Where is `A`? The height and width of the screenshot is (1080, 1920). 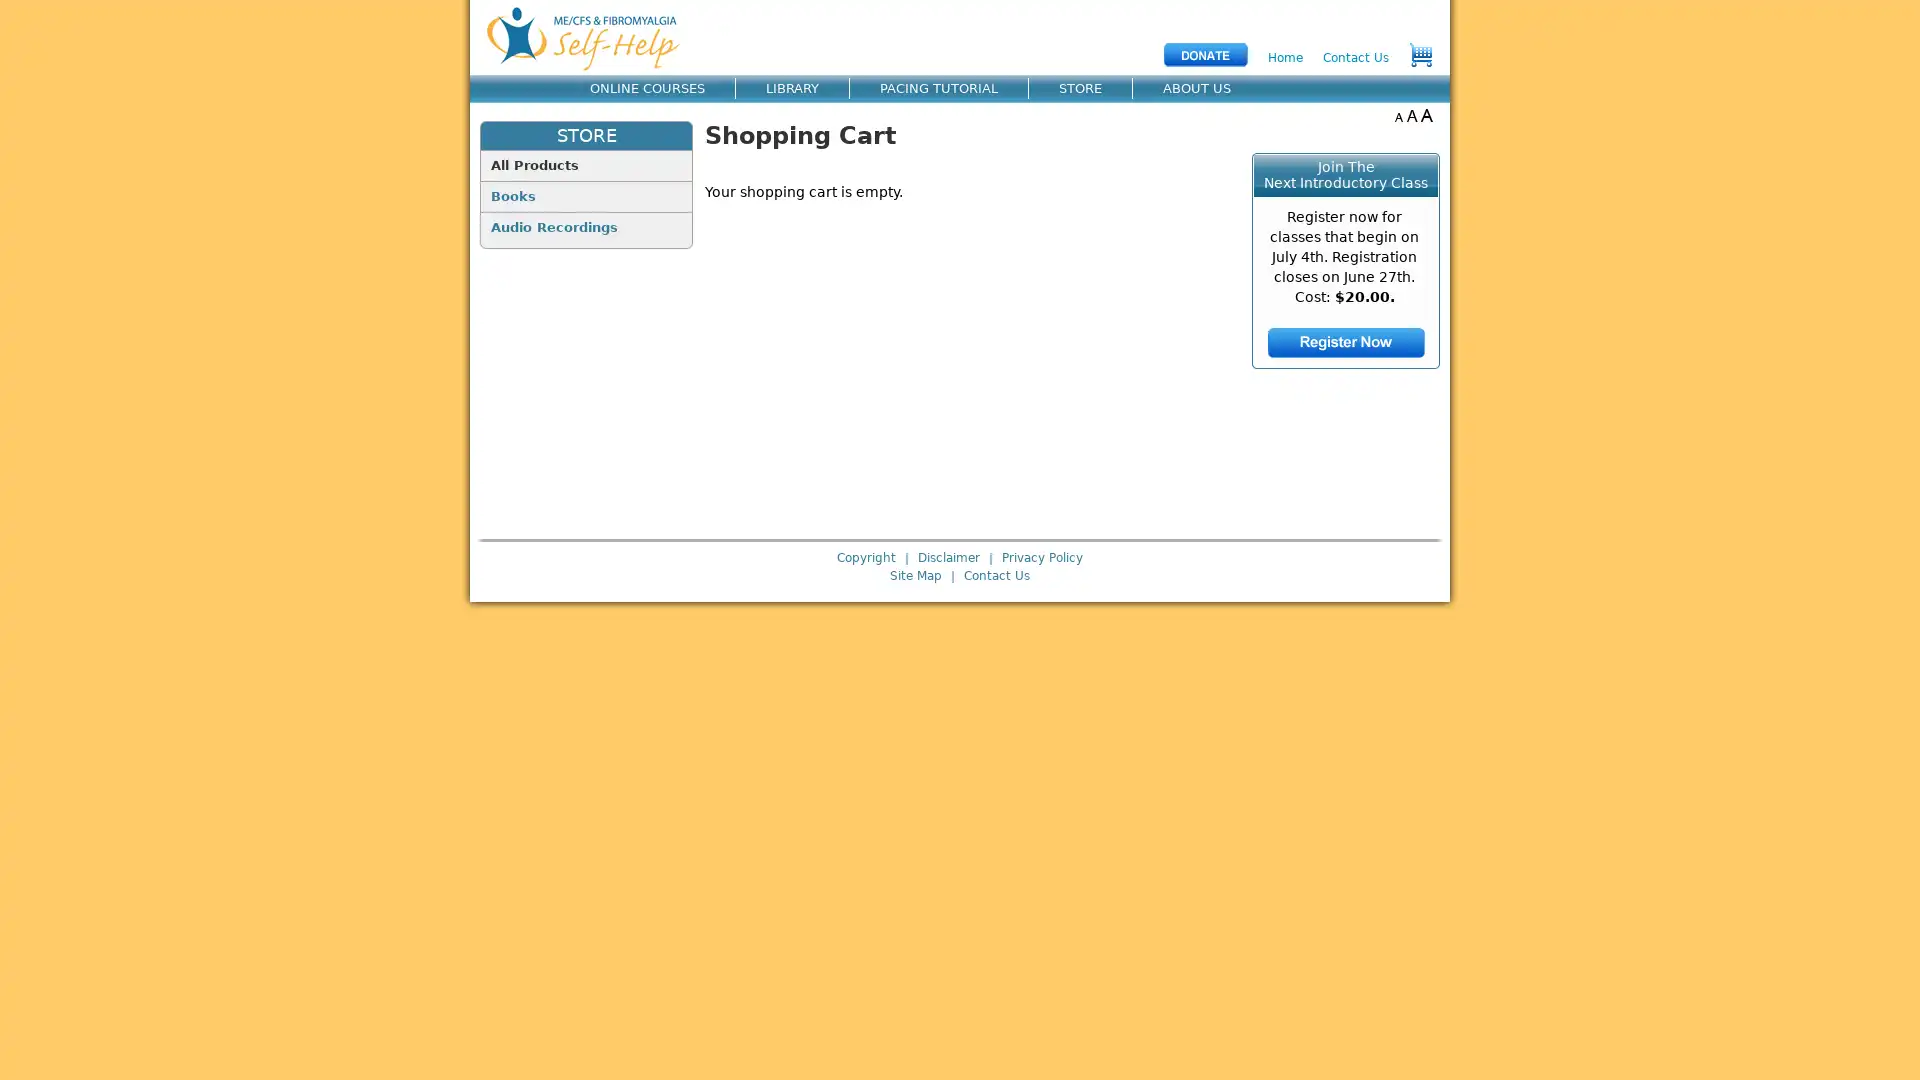 A is located at coordinates (1411, 115).